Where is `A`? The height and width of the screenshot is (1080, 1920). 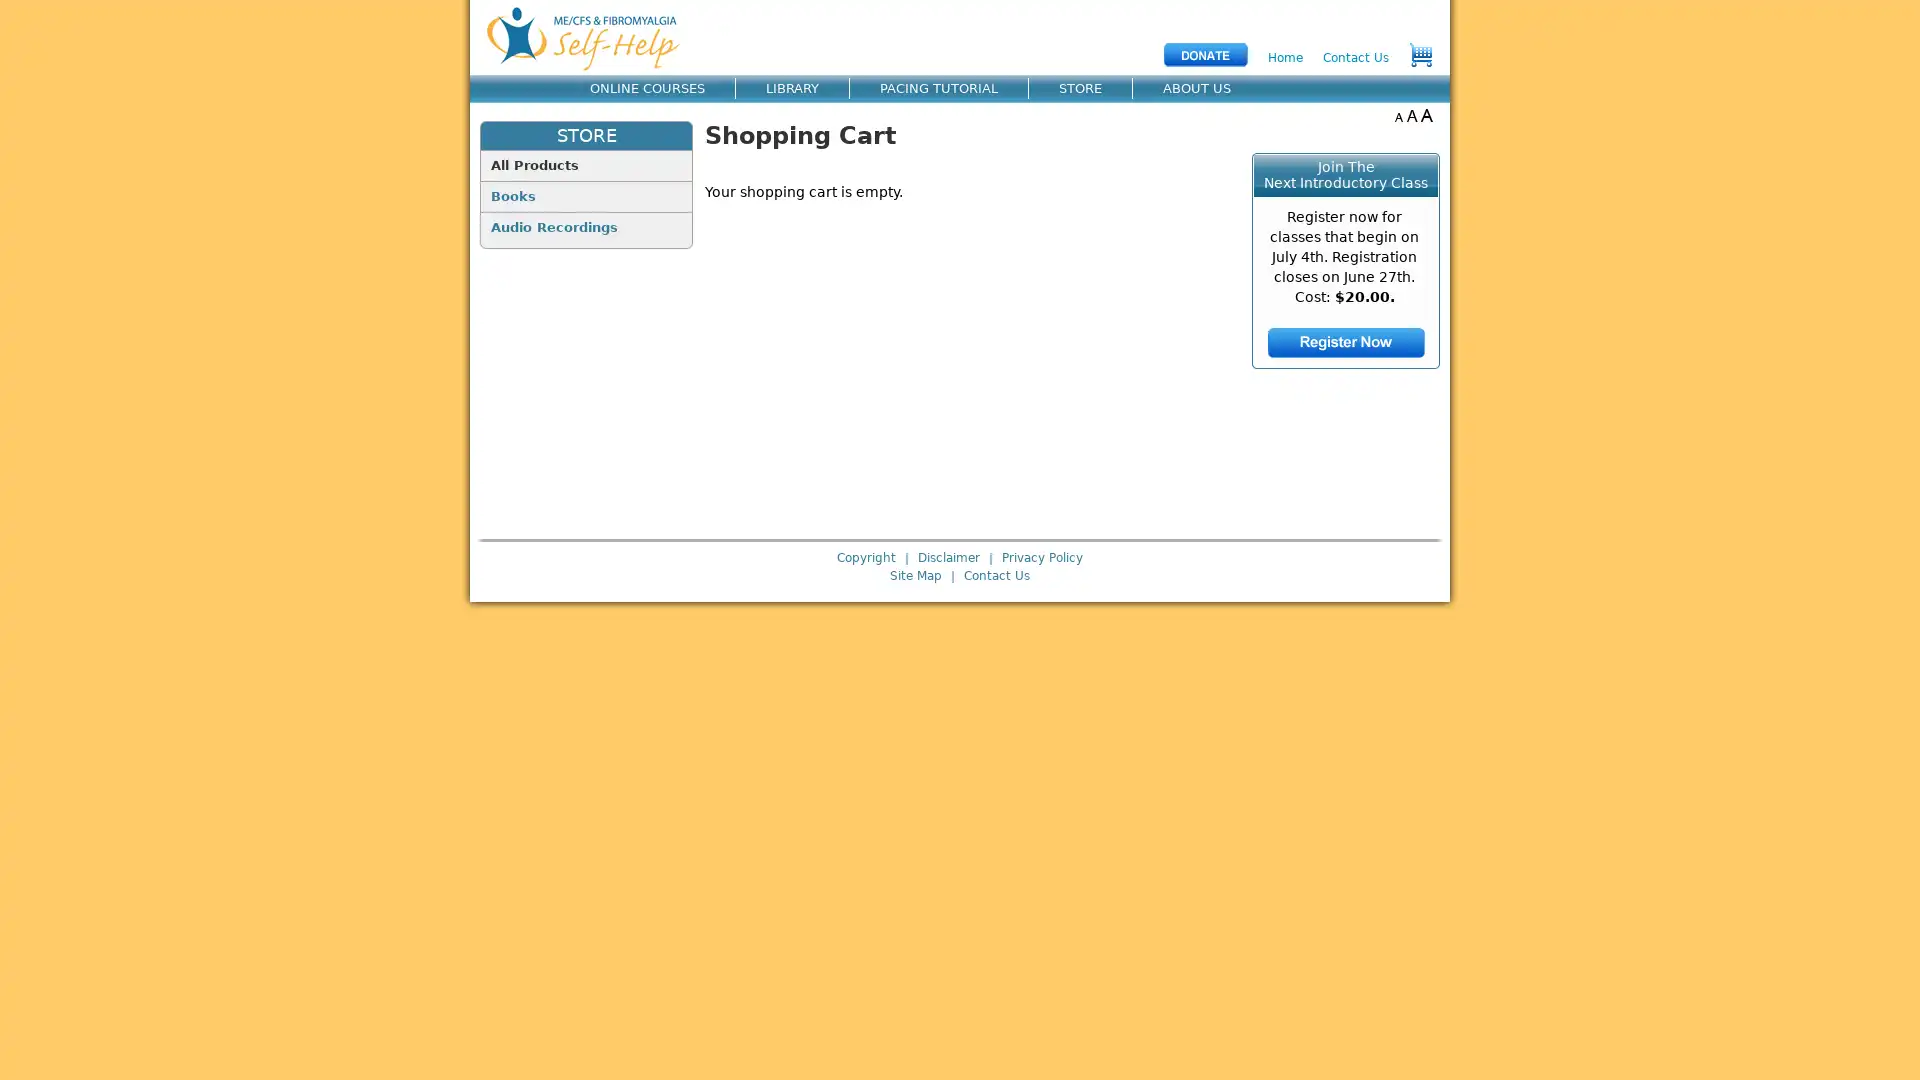 A is located at coordinates (1411, 115).